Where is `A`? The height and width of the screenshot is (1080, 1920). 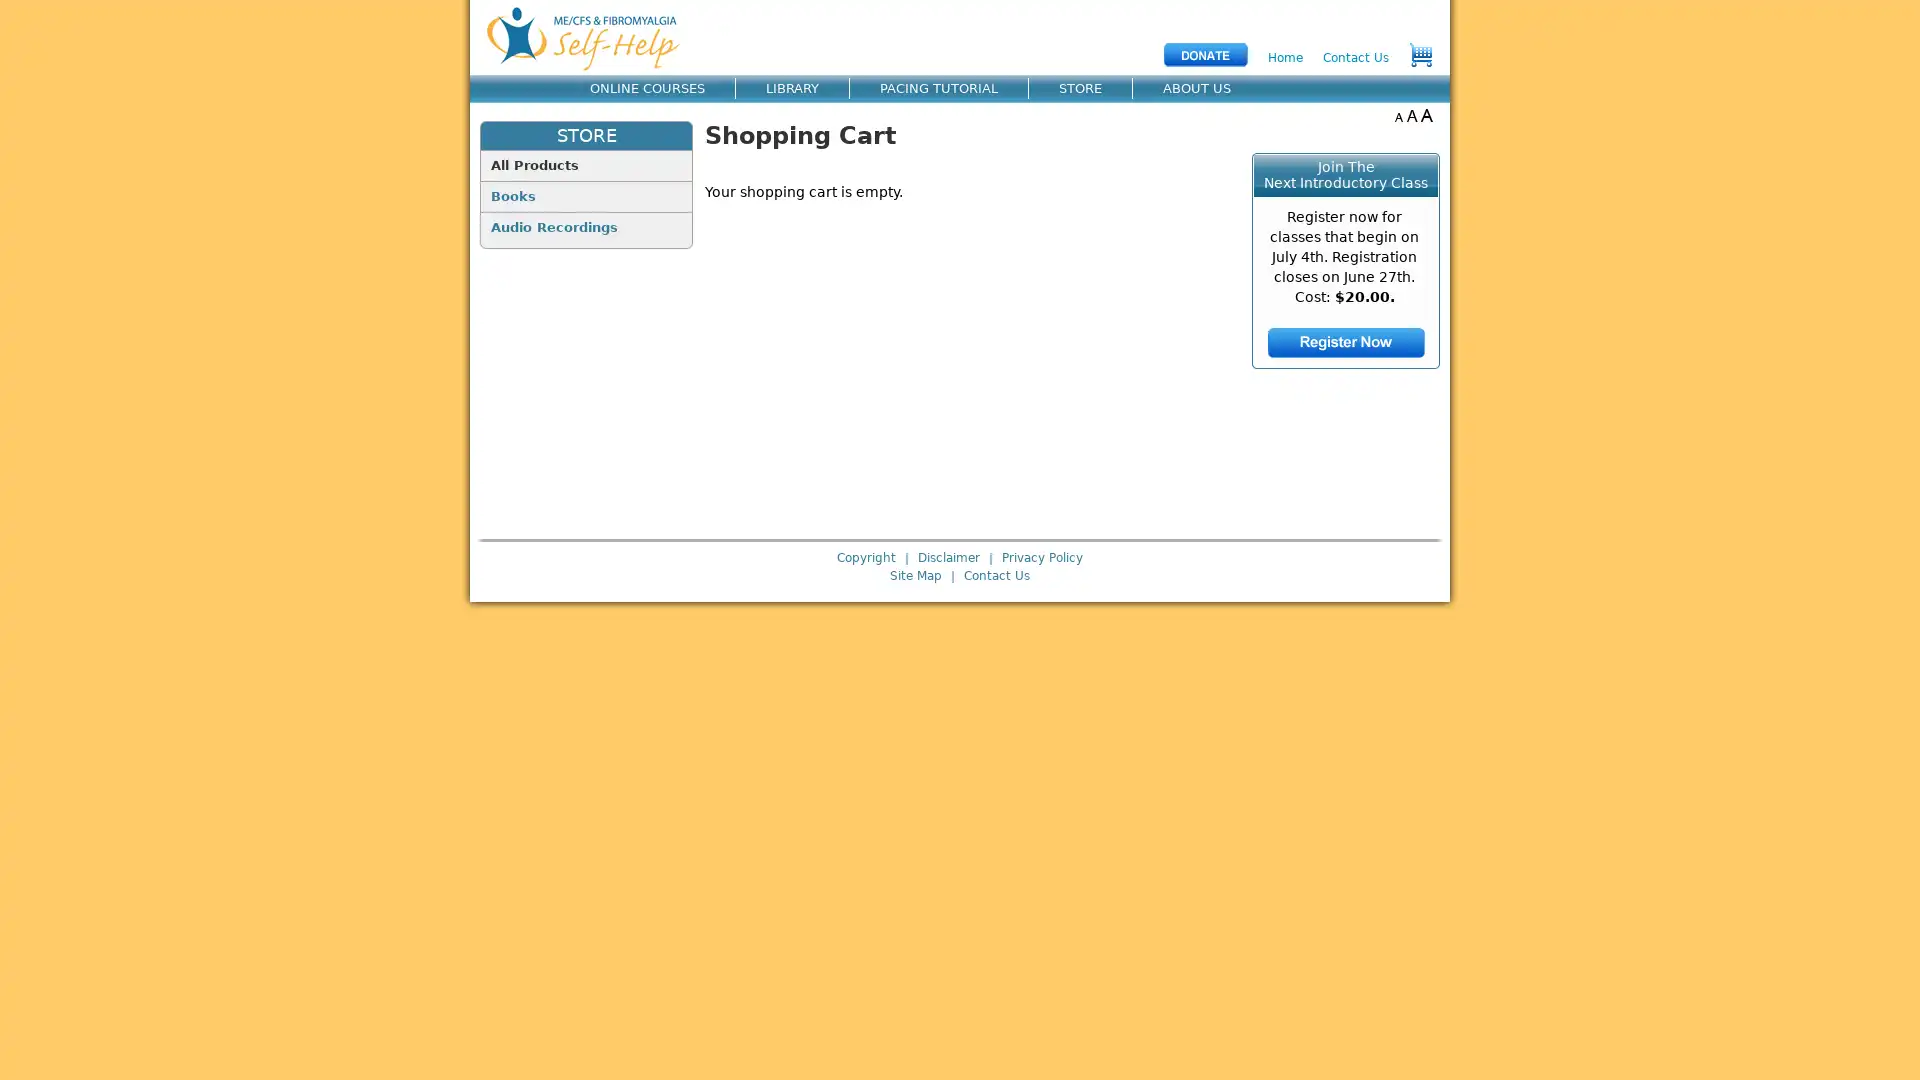 A is located at coordinates (1411, 115).